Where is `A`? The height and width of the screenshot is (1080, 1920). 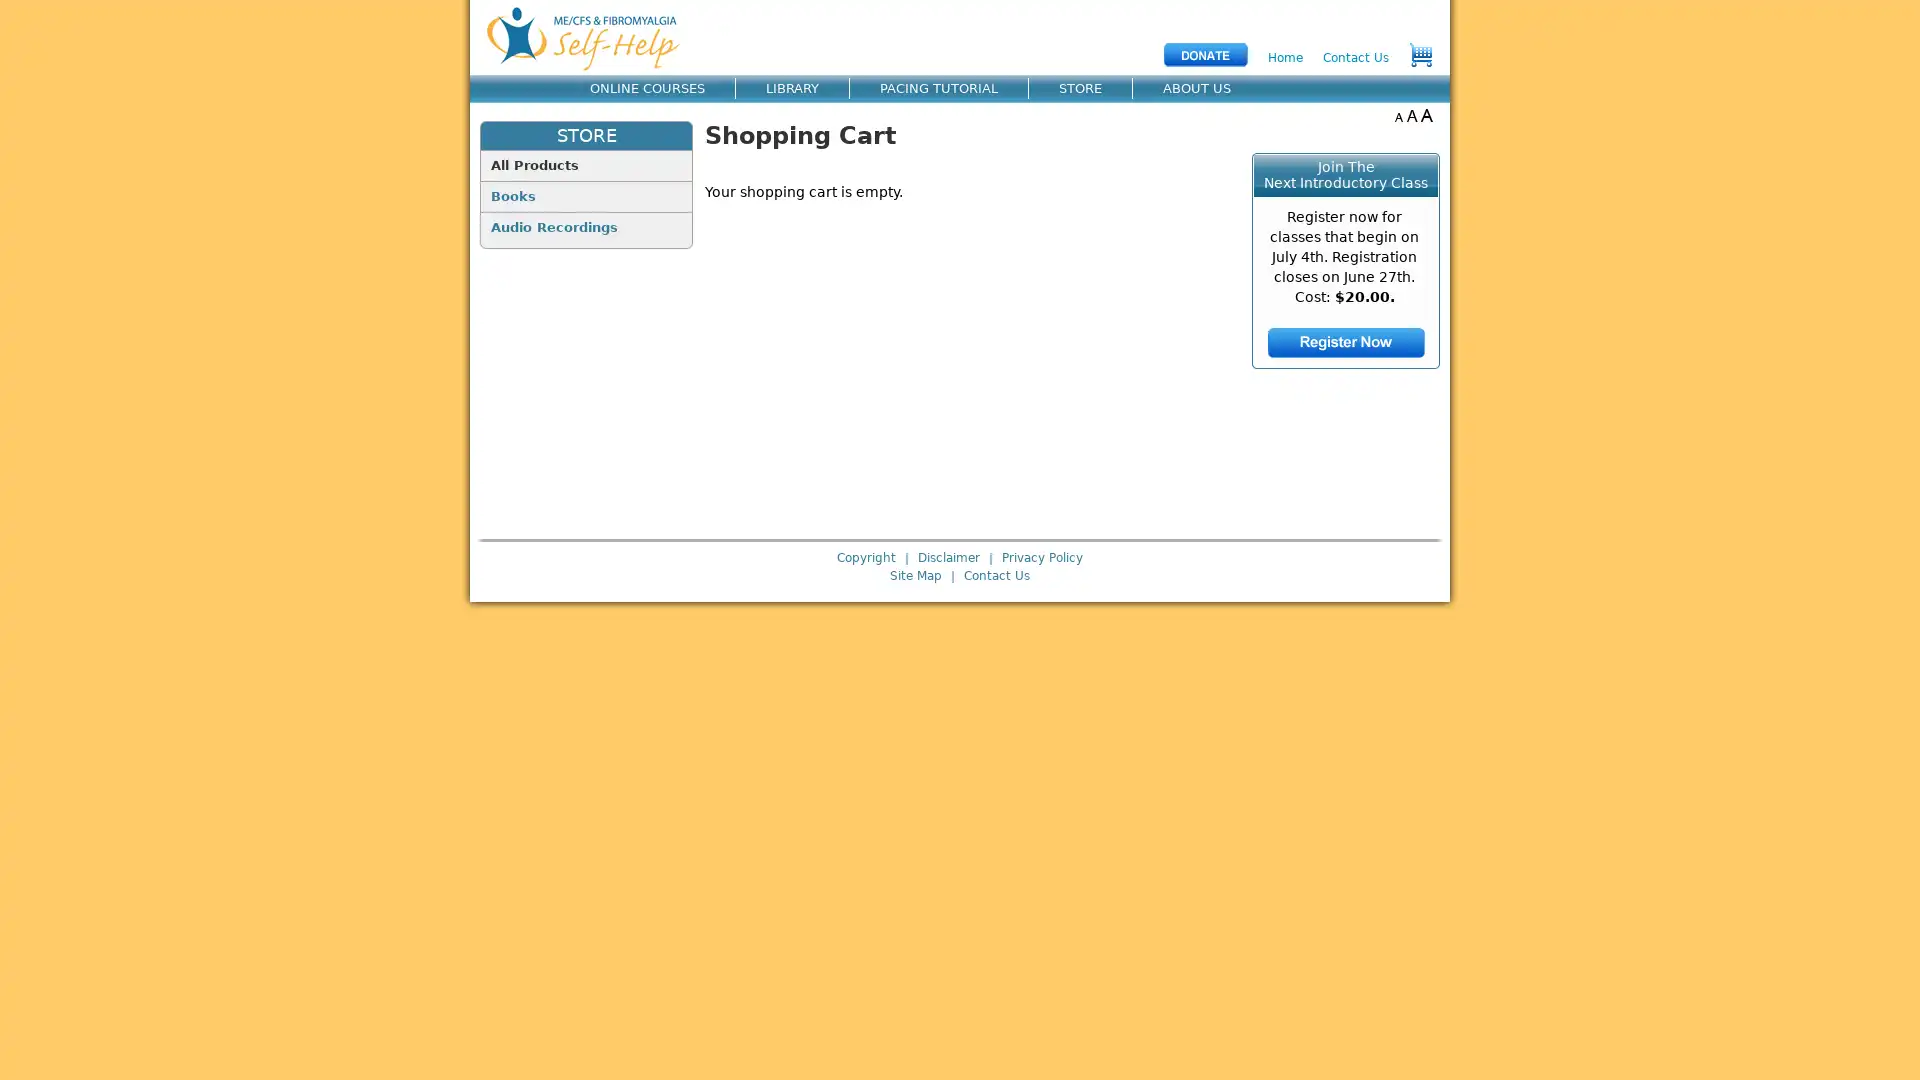 A is located at coordinates (1411, 115).